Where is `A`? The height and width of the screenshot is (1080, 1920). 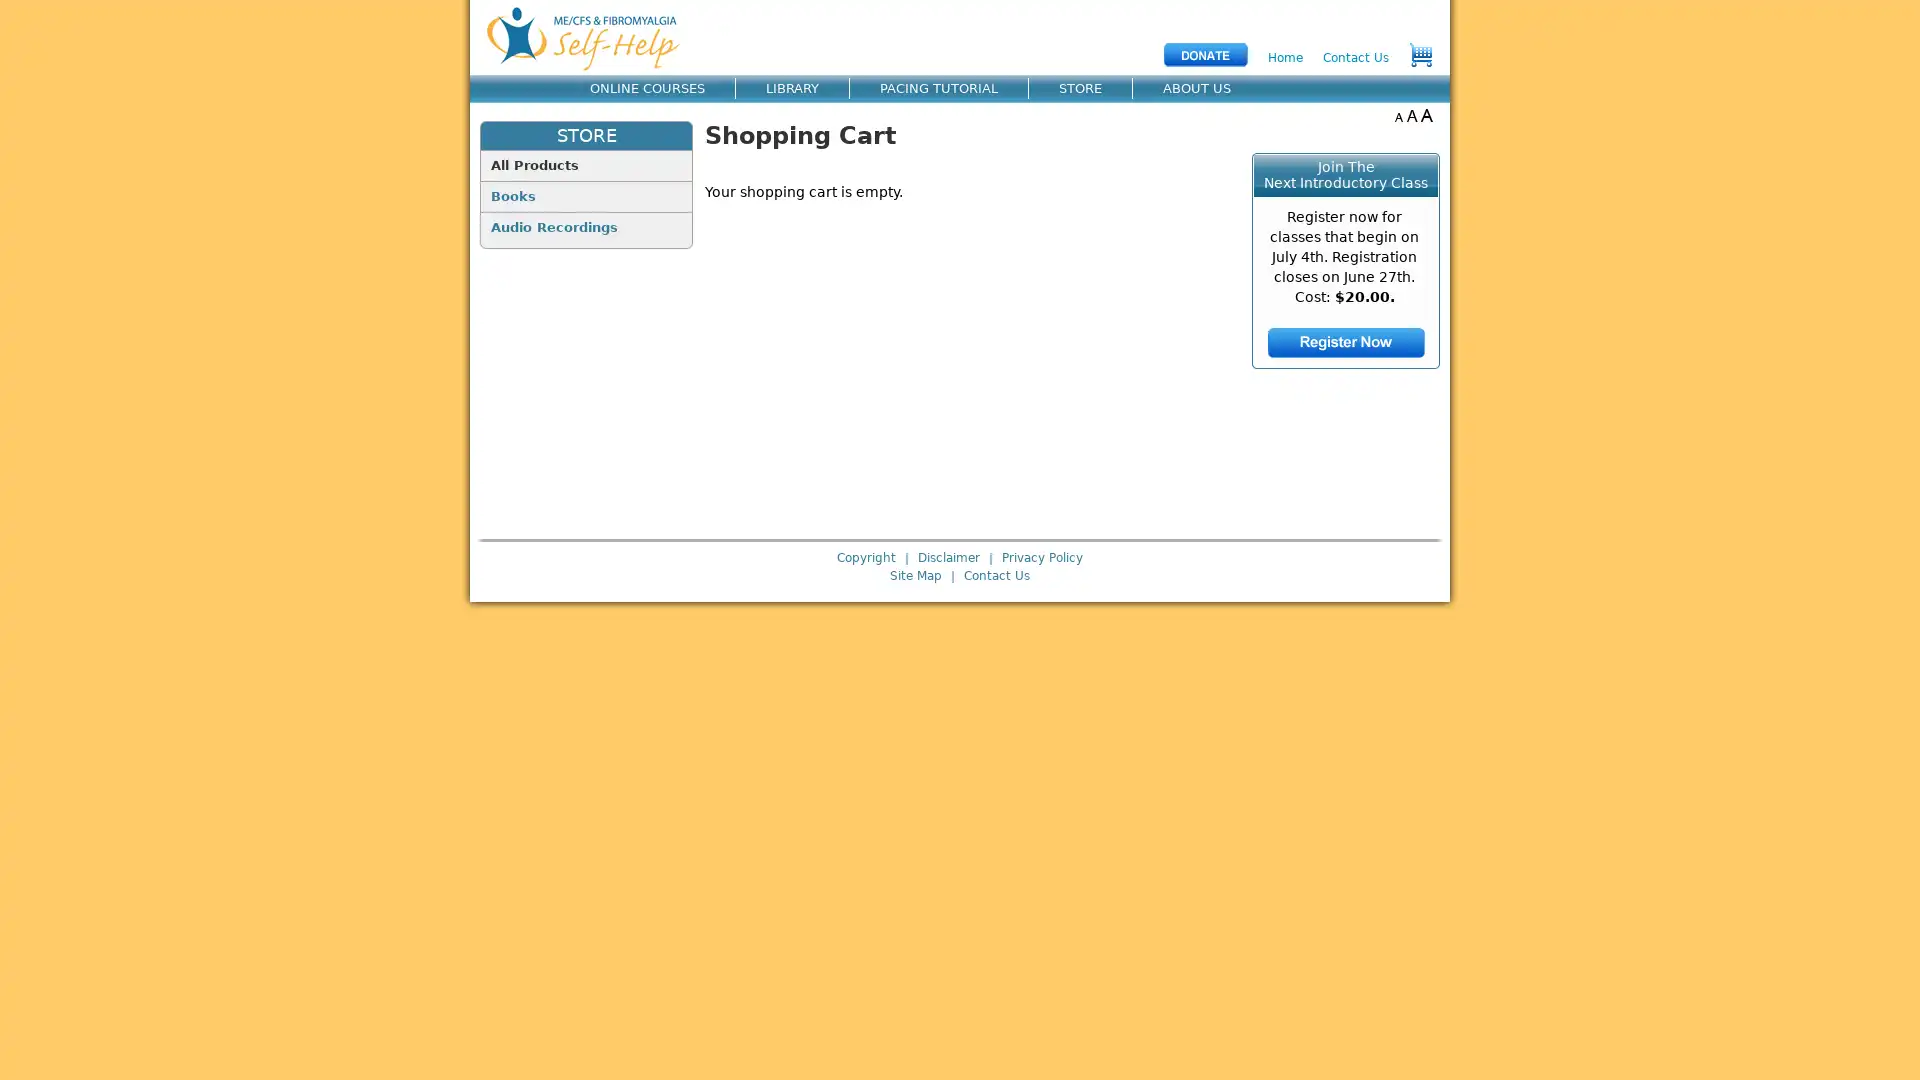 A is located at coordinates (1411, 115).